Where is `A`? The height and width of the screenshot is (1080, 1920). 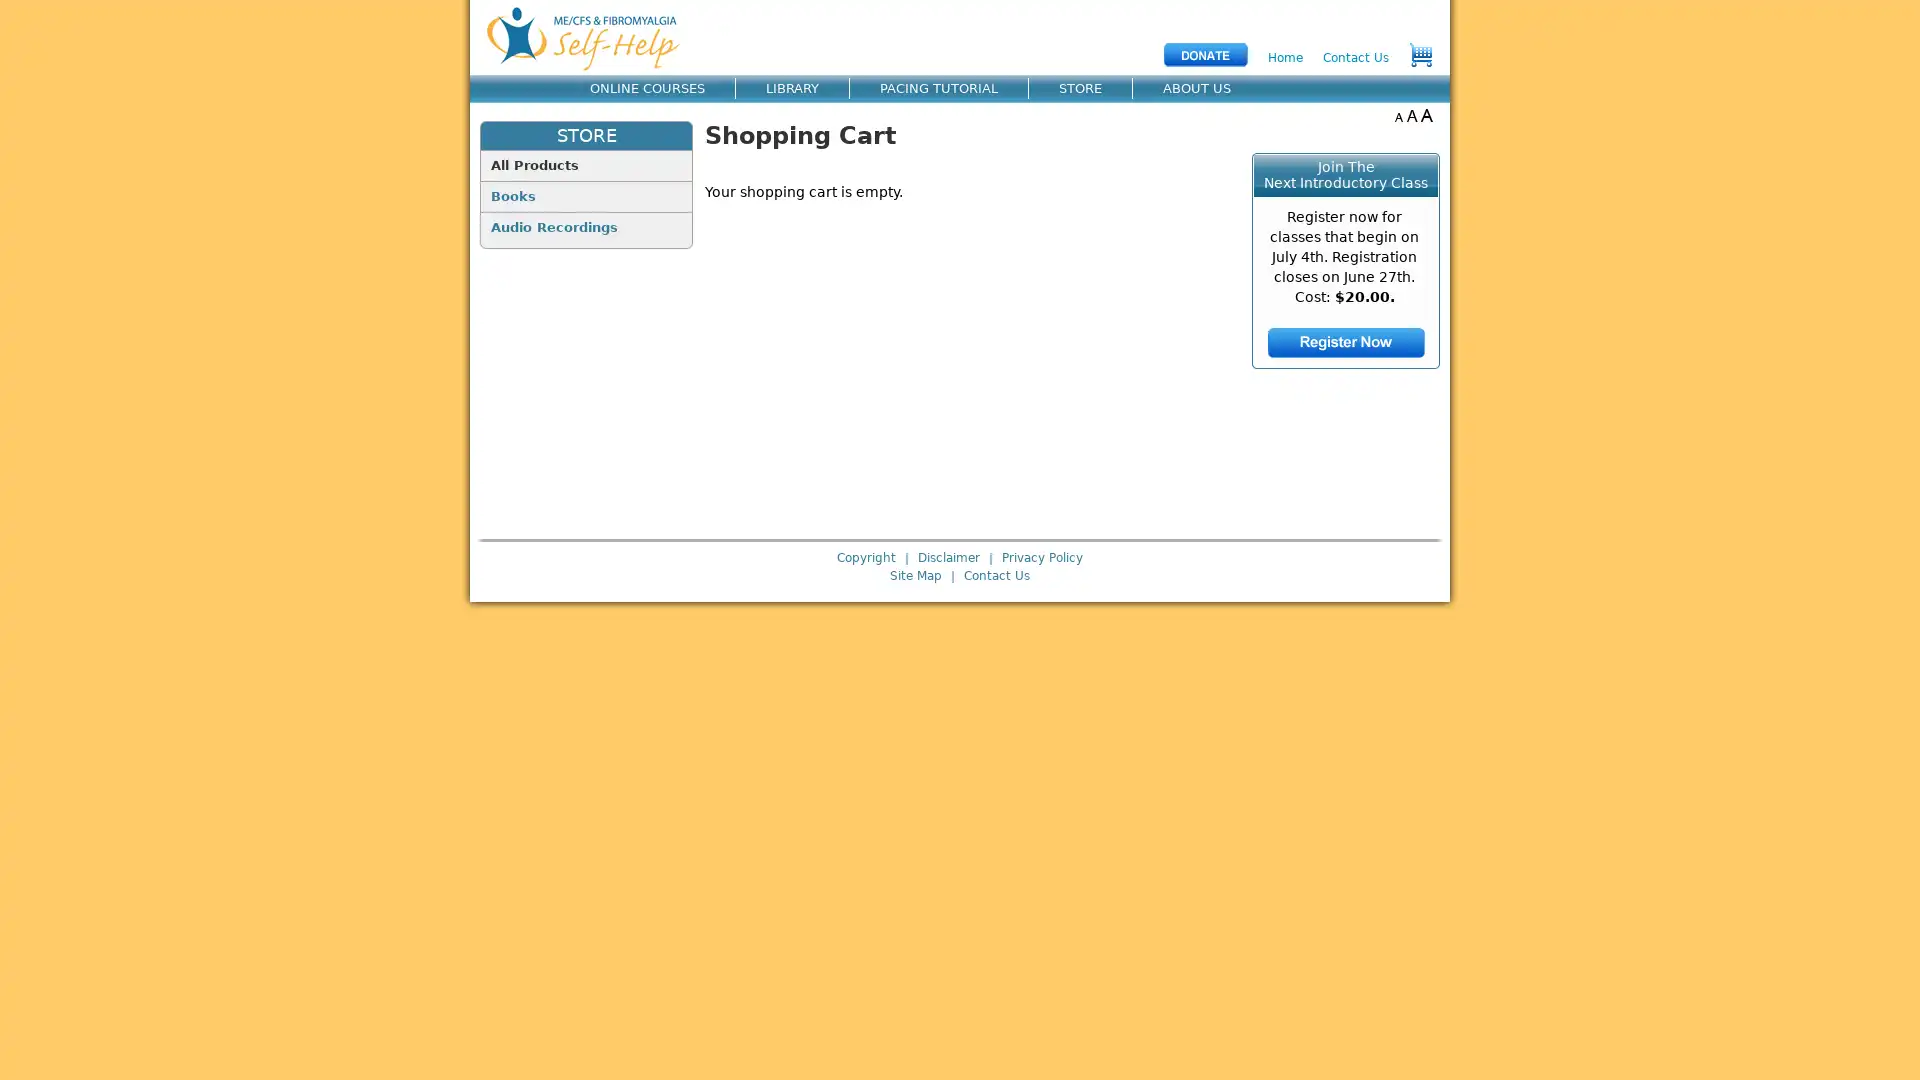 A is located at coordinates (1411, 115).